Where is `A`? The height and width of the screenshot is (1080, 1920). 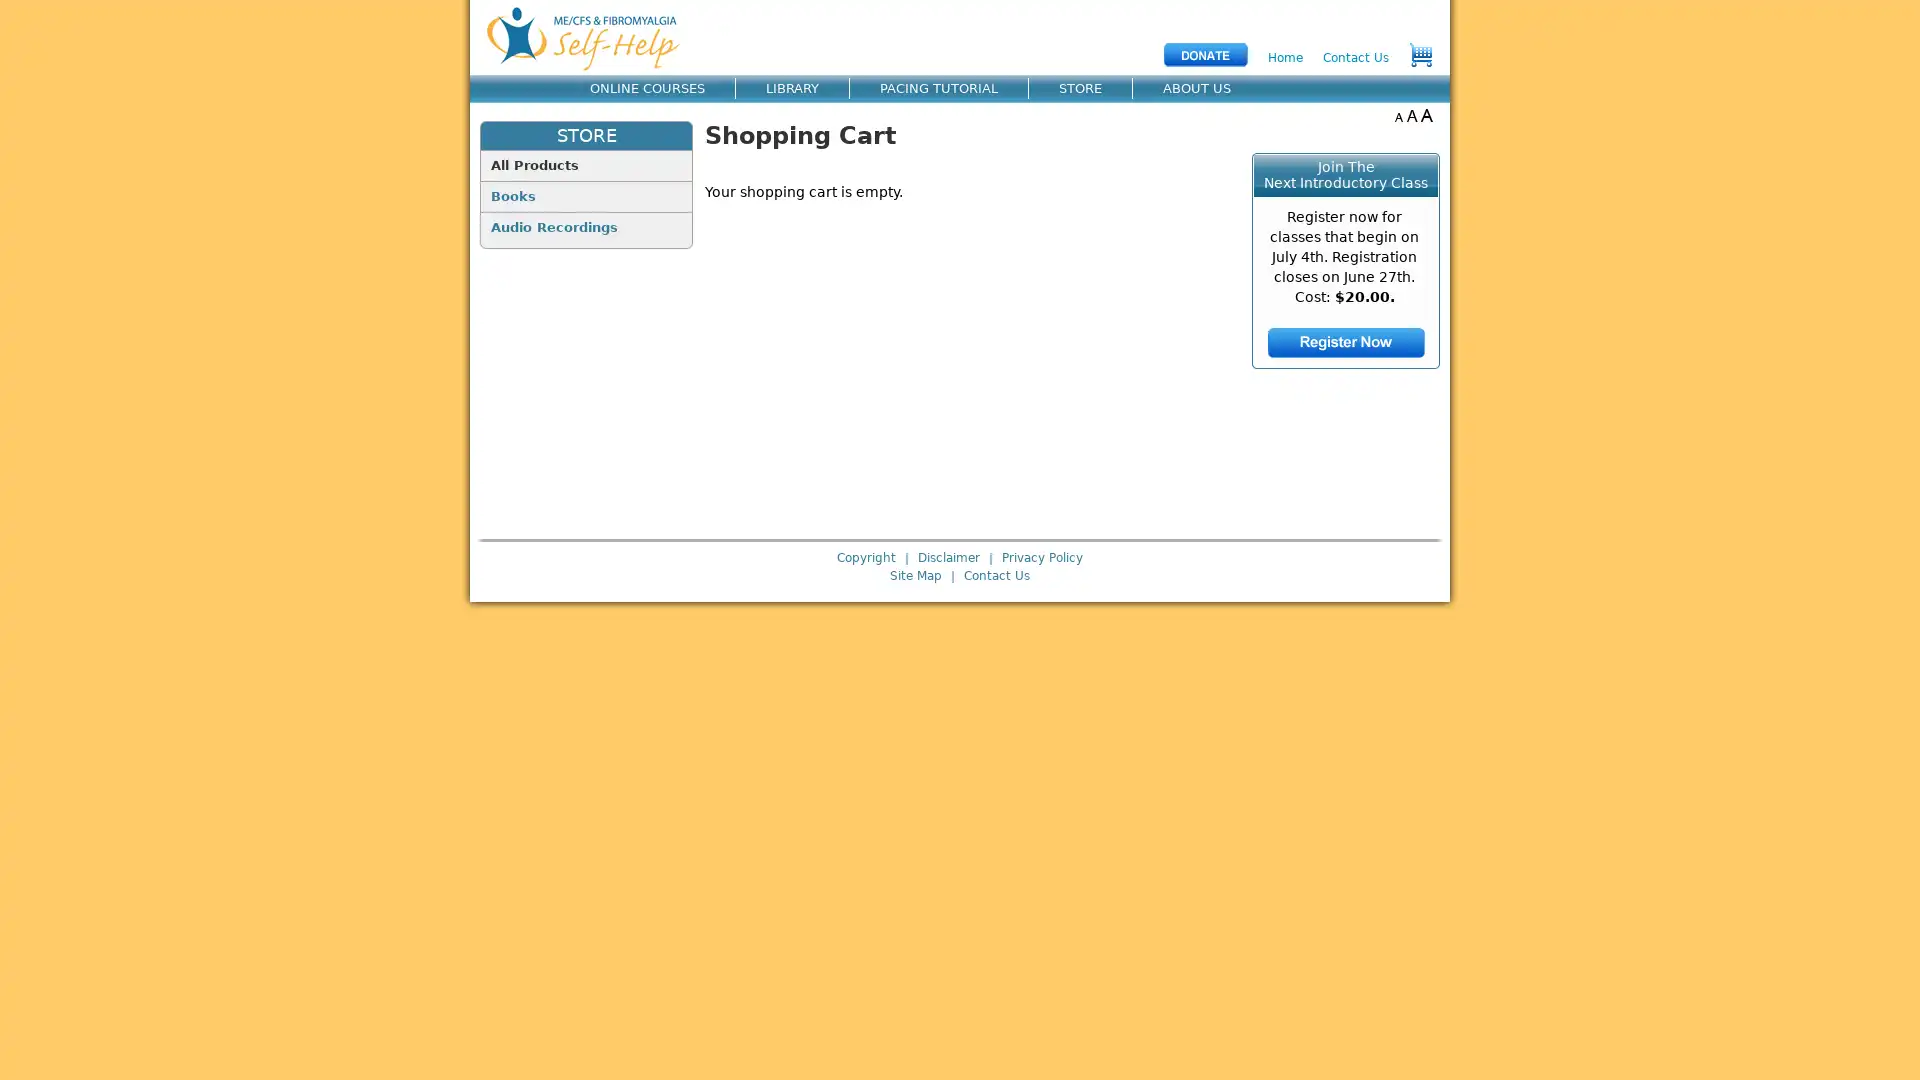 A is located at coordinates (1411, 115).